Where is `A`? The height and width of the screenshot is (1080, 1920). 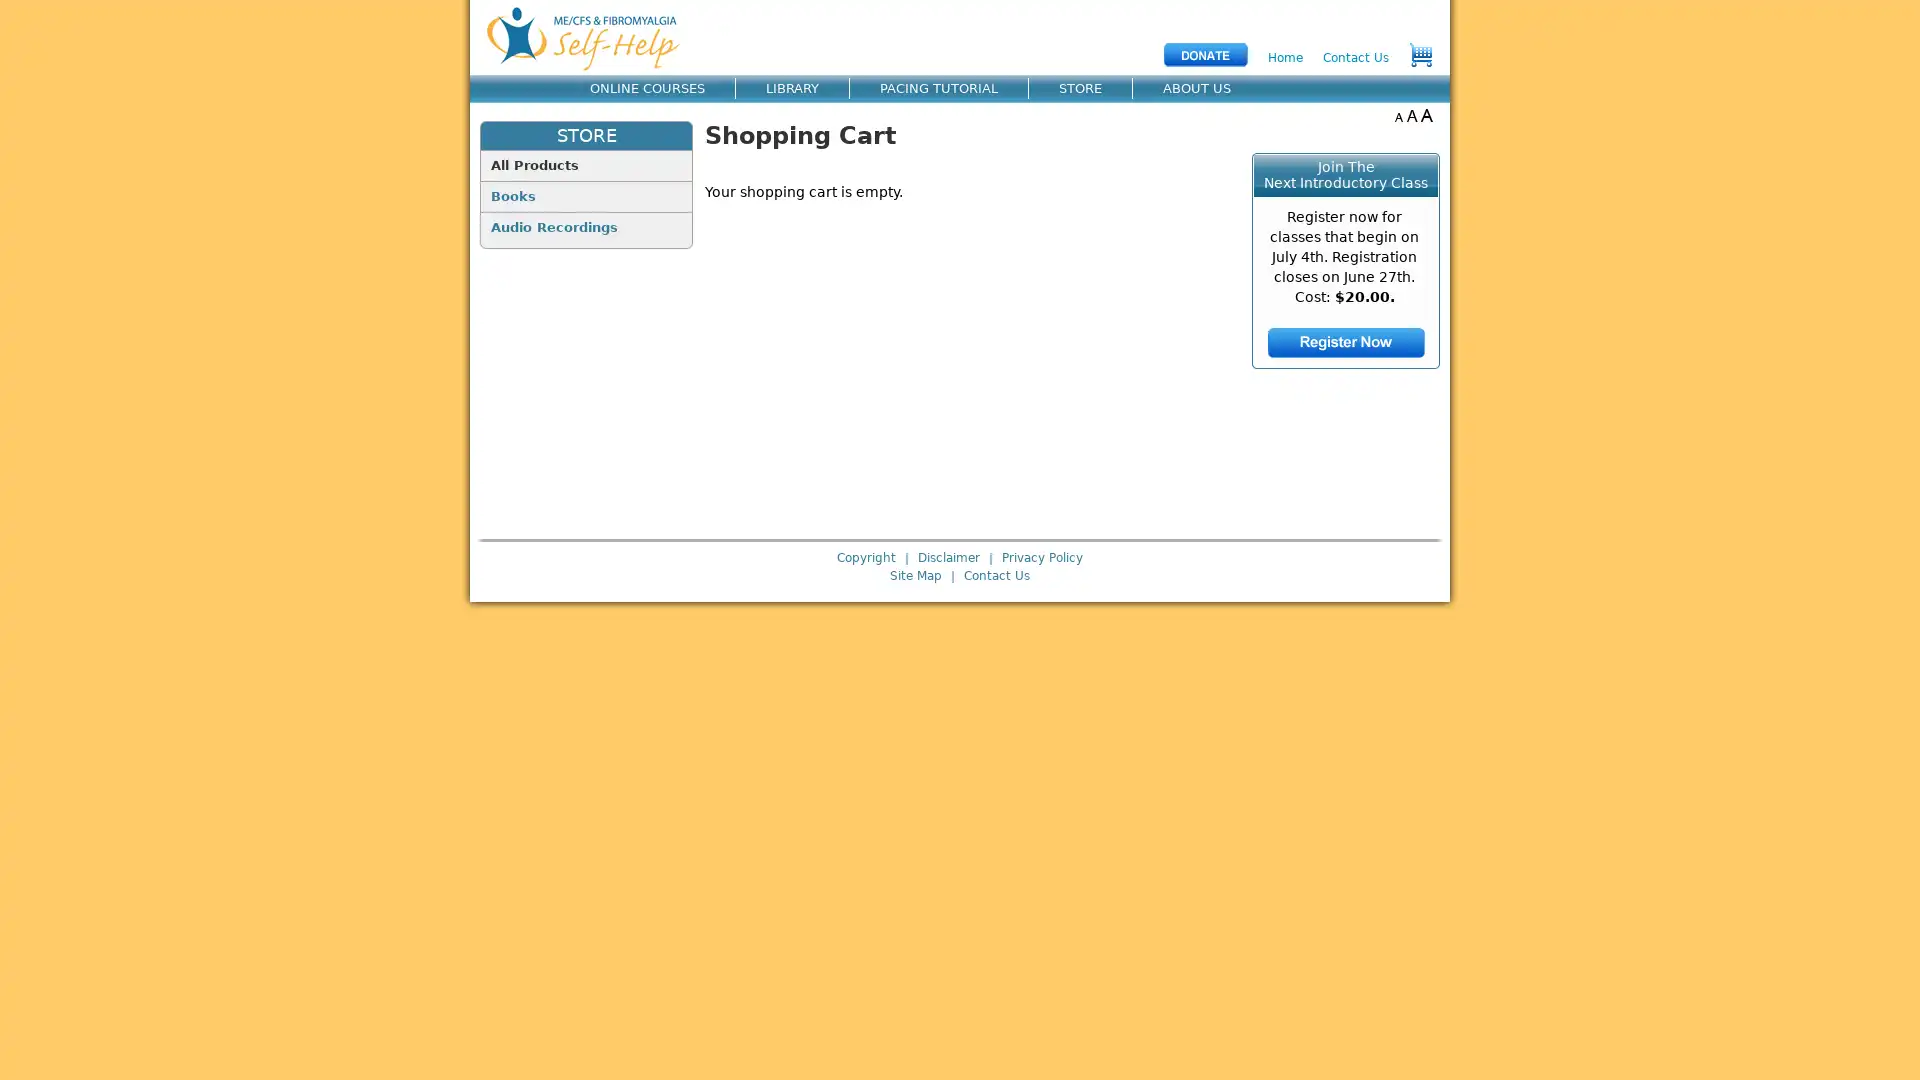 A is located at coordinates (1411, 115).